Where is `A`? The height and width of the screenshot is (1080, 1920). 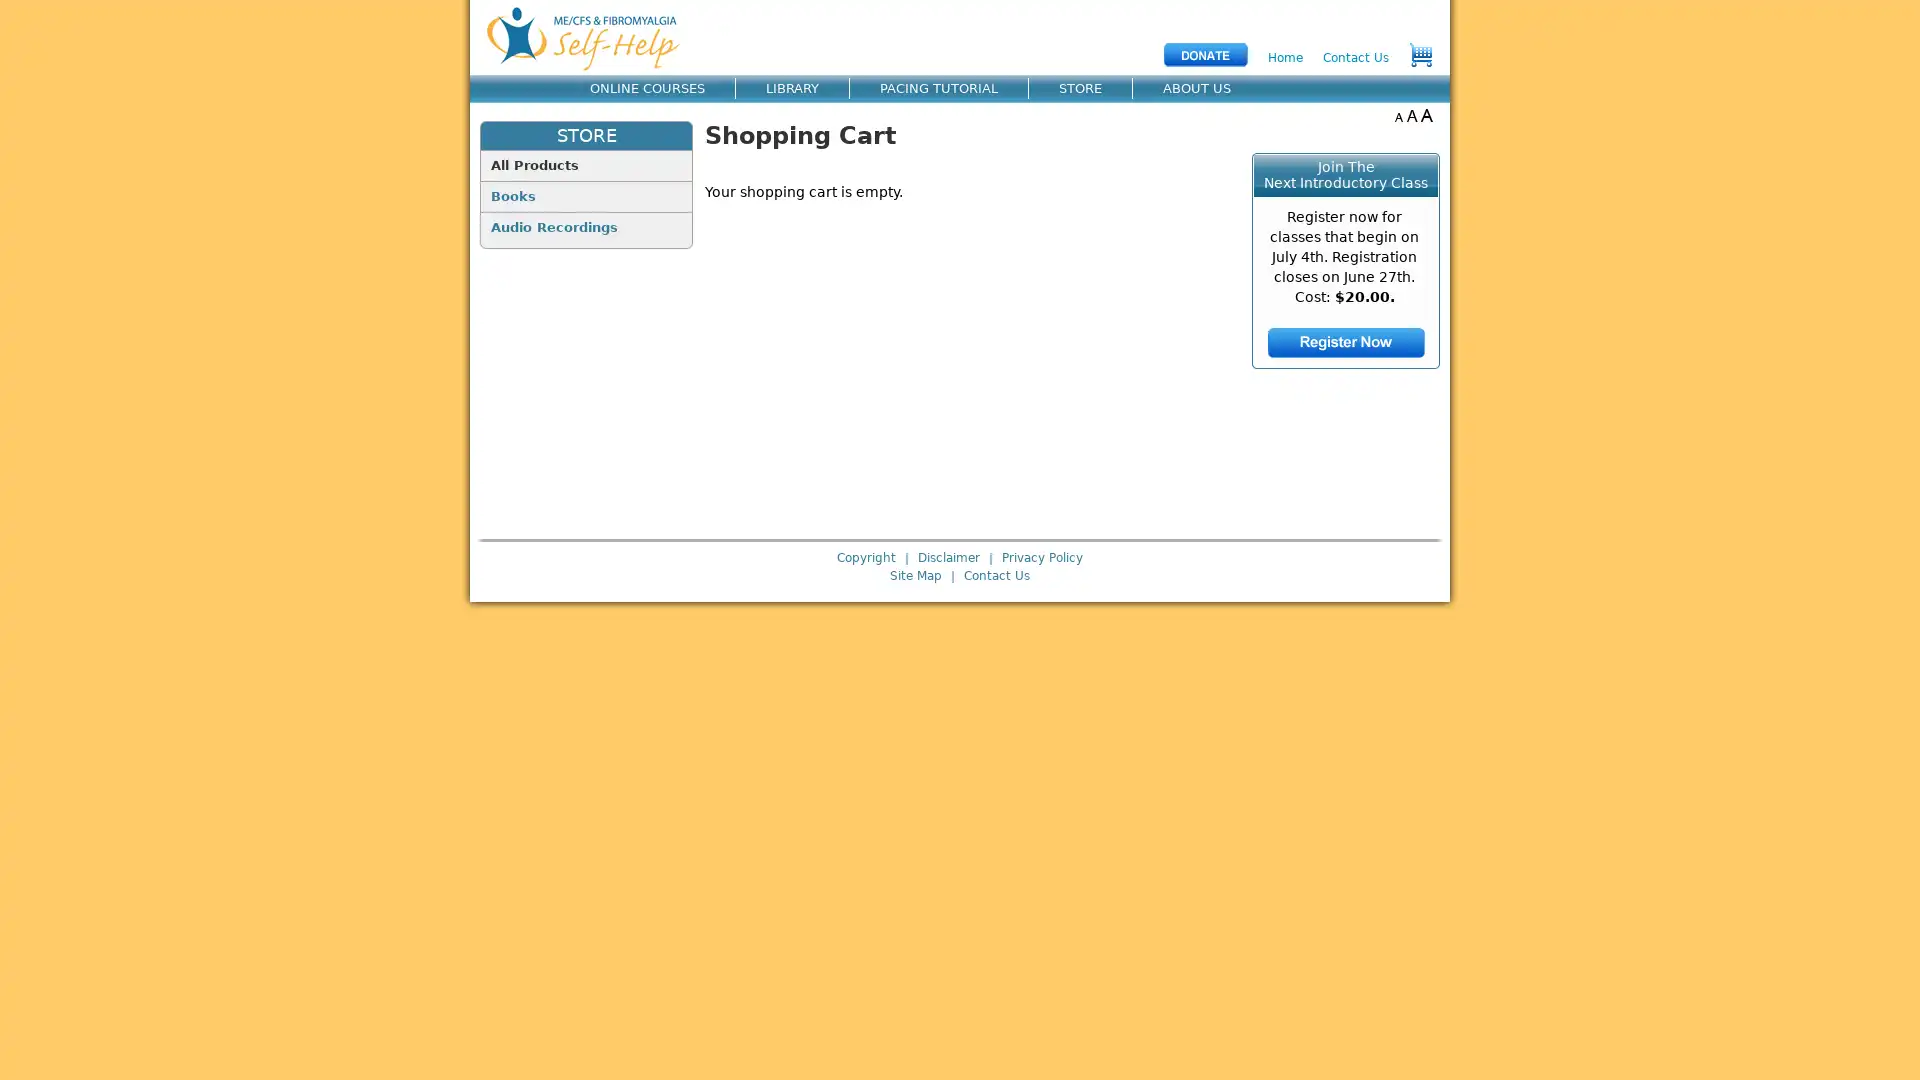 A is located at coordinates (1411, 115).